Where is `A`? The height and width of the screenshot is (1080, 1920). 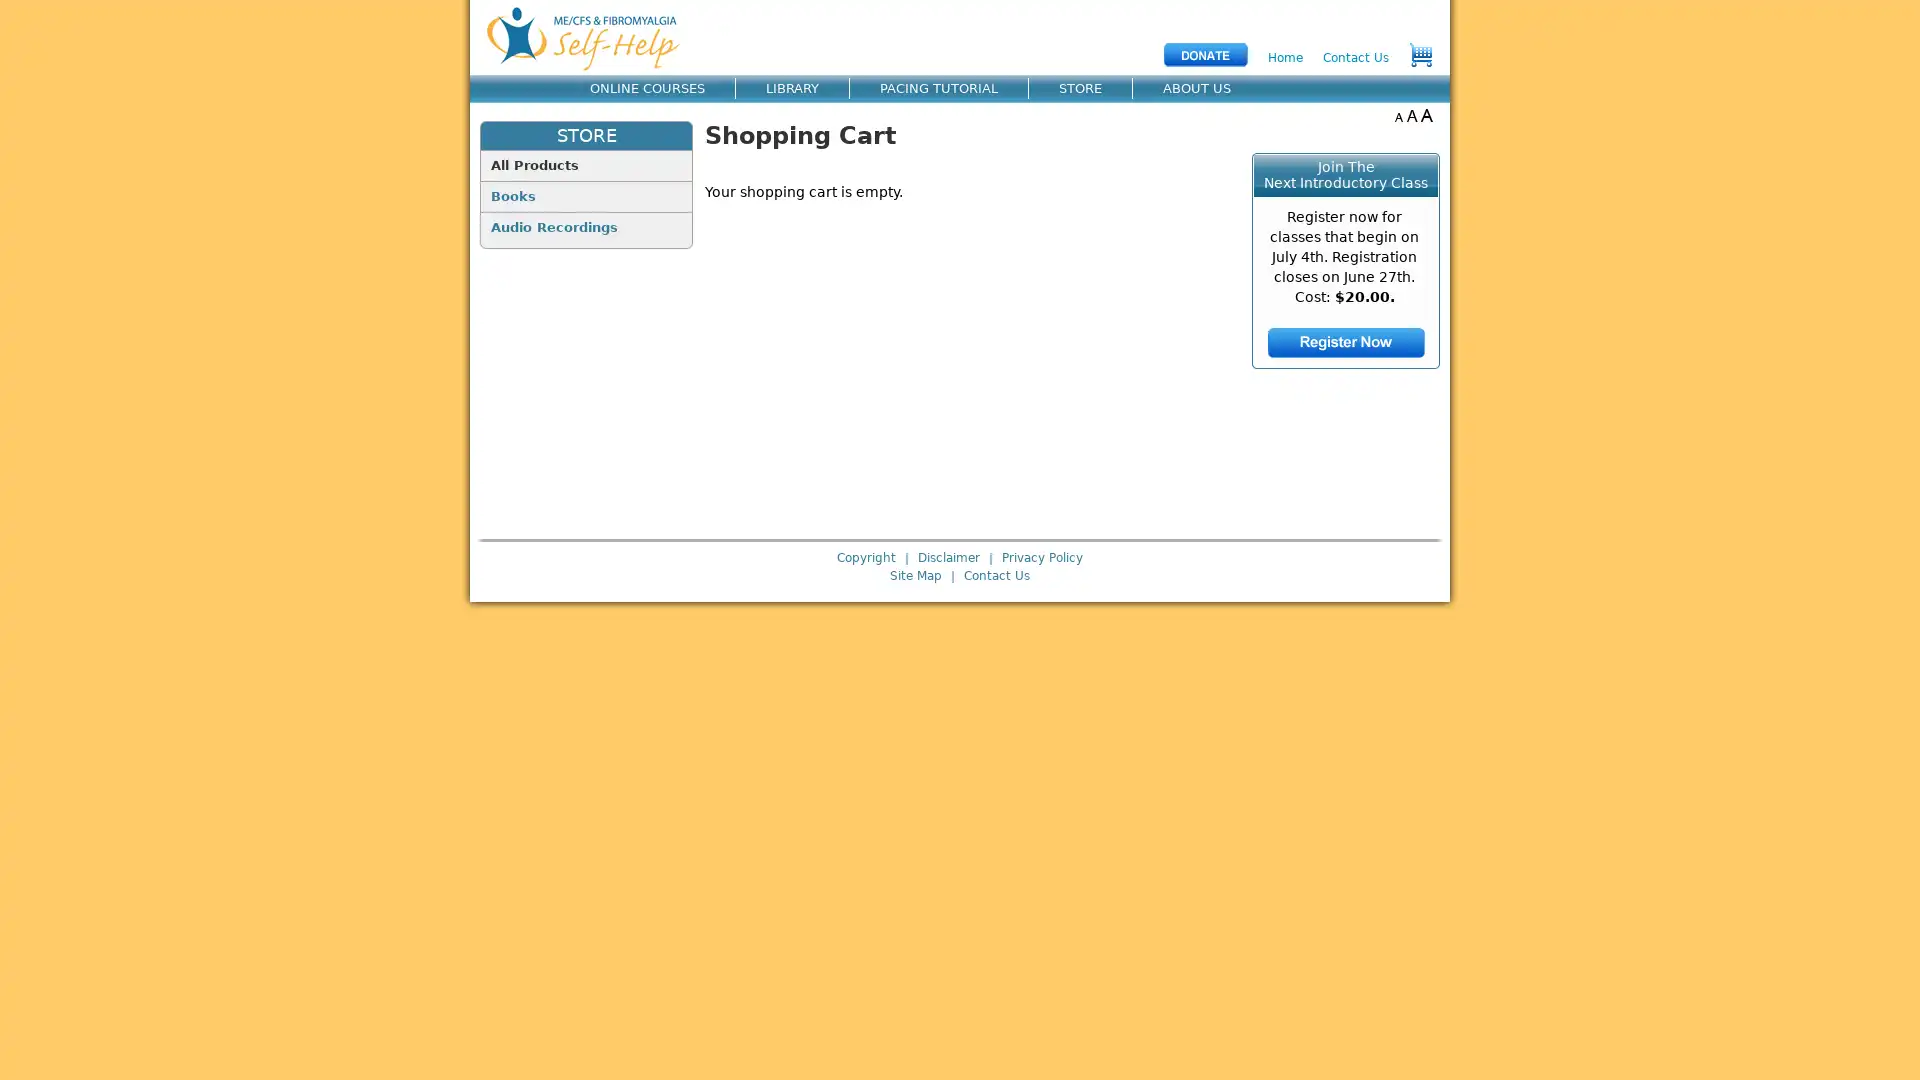 A is located at coordinates (1411, 115).